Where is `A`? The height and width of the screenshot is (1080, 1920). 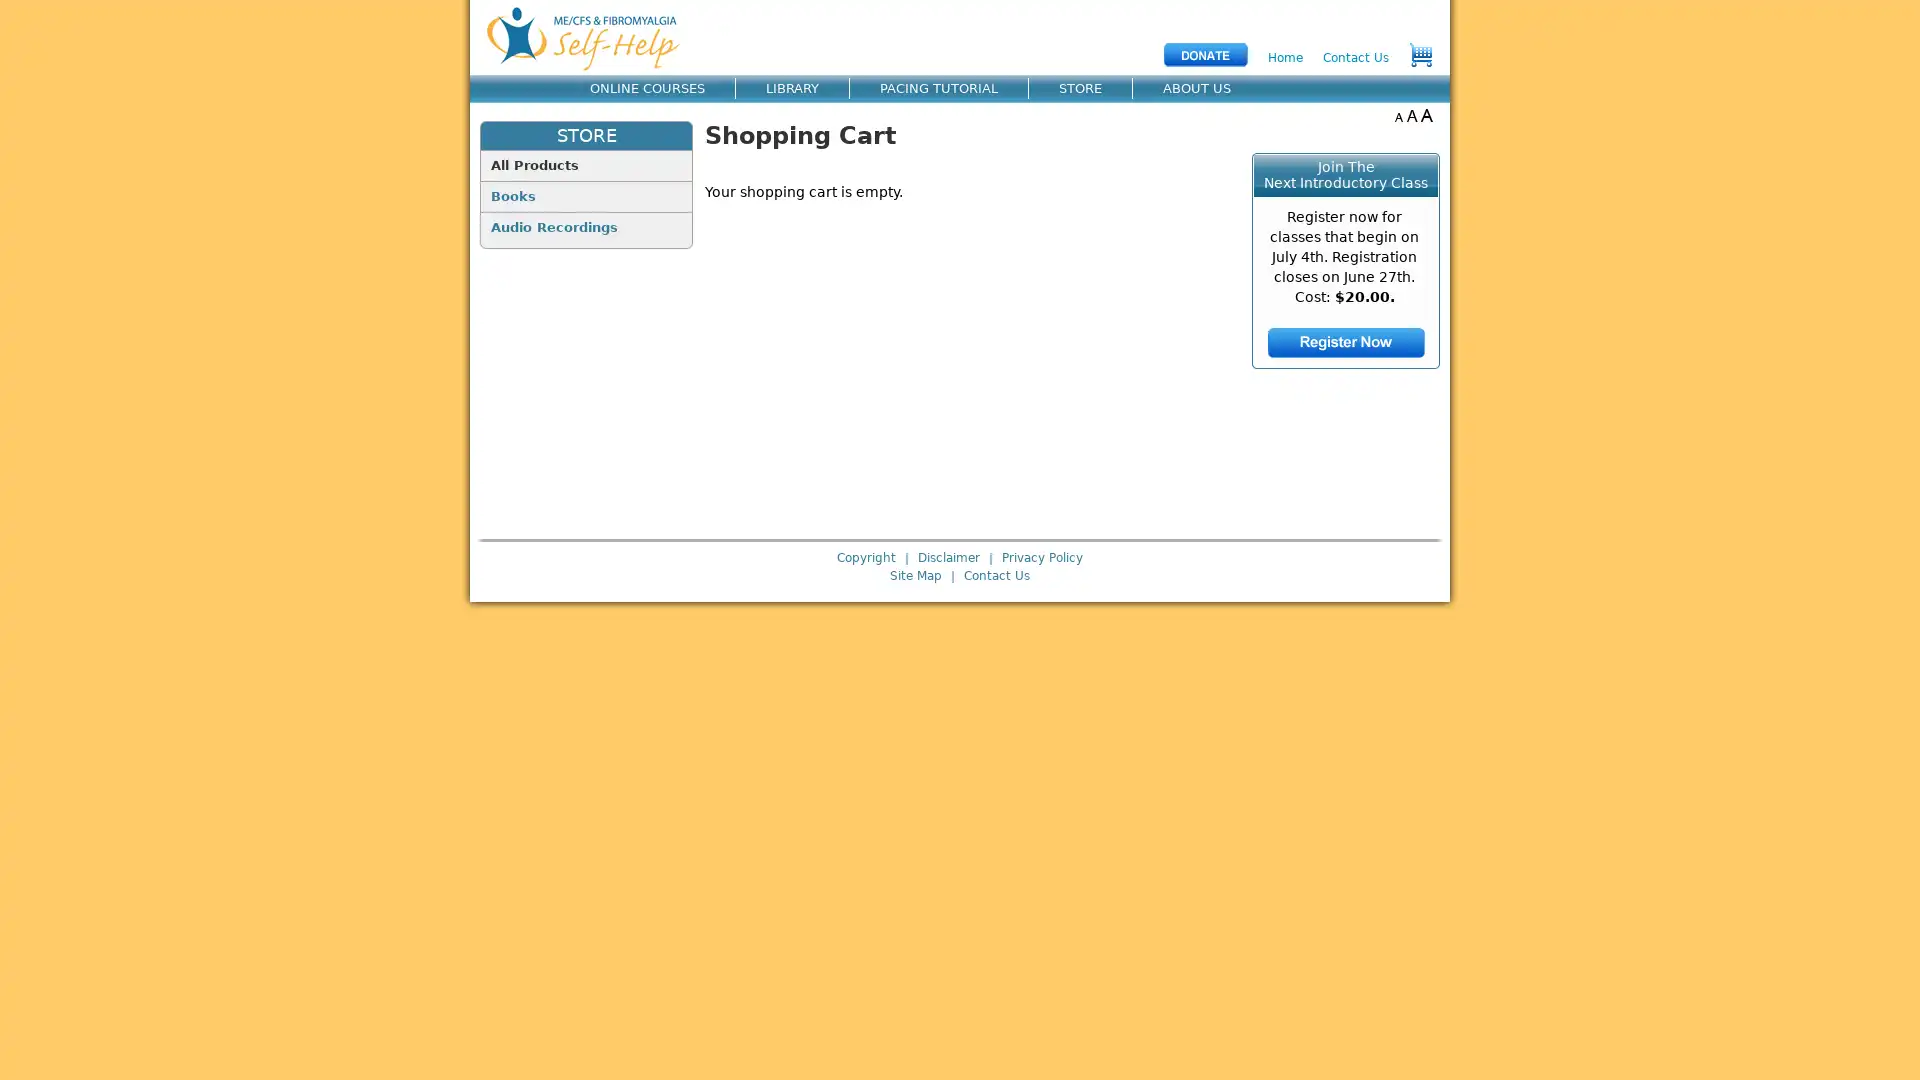 A is located at coordinates (1411, 115).